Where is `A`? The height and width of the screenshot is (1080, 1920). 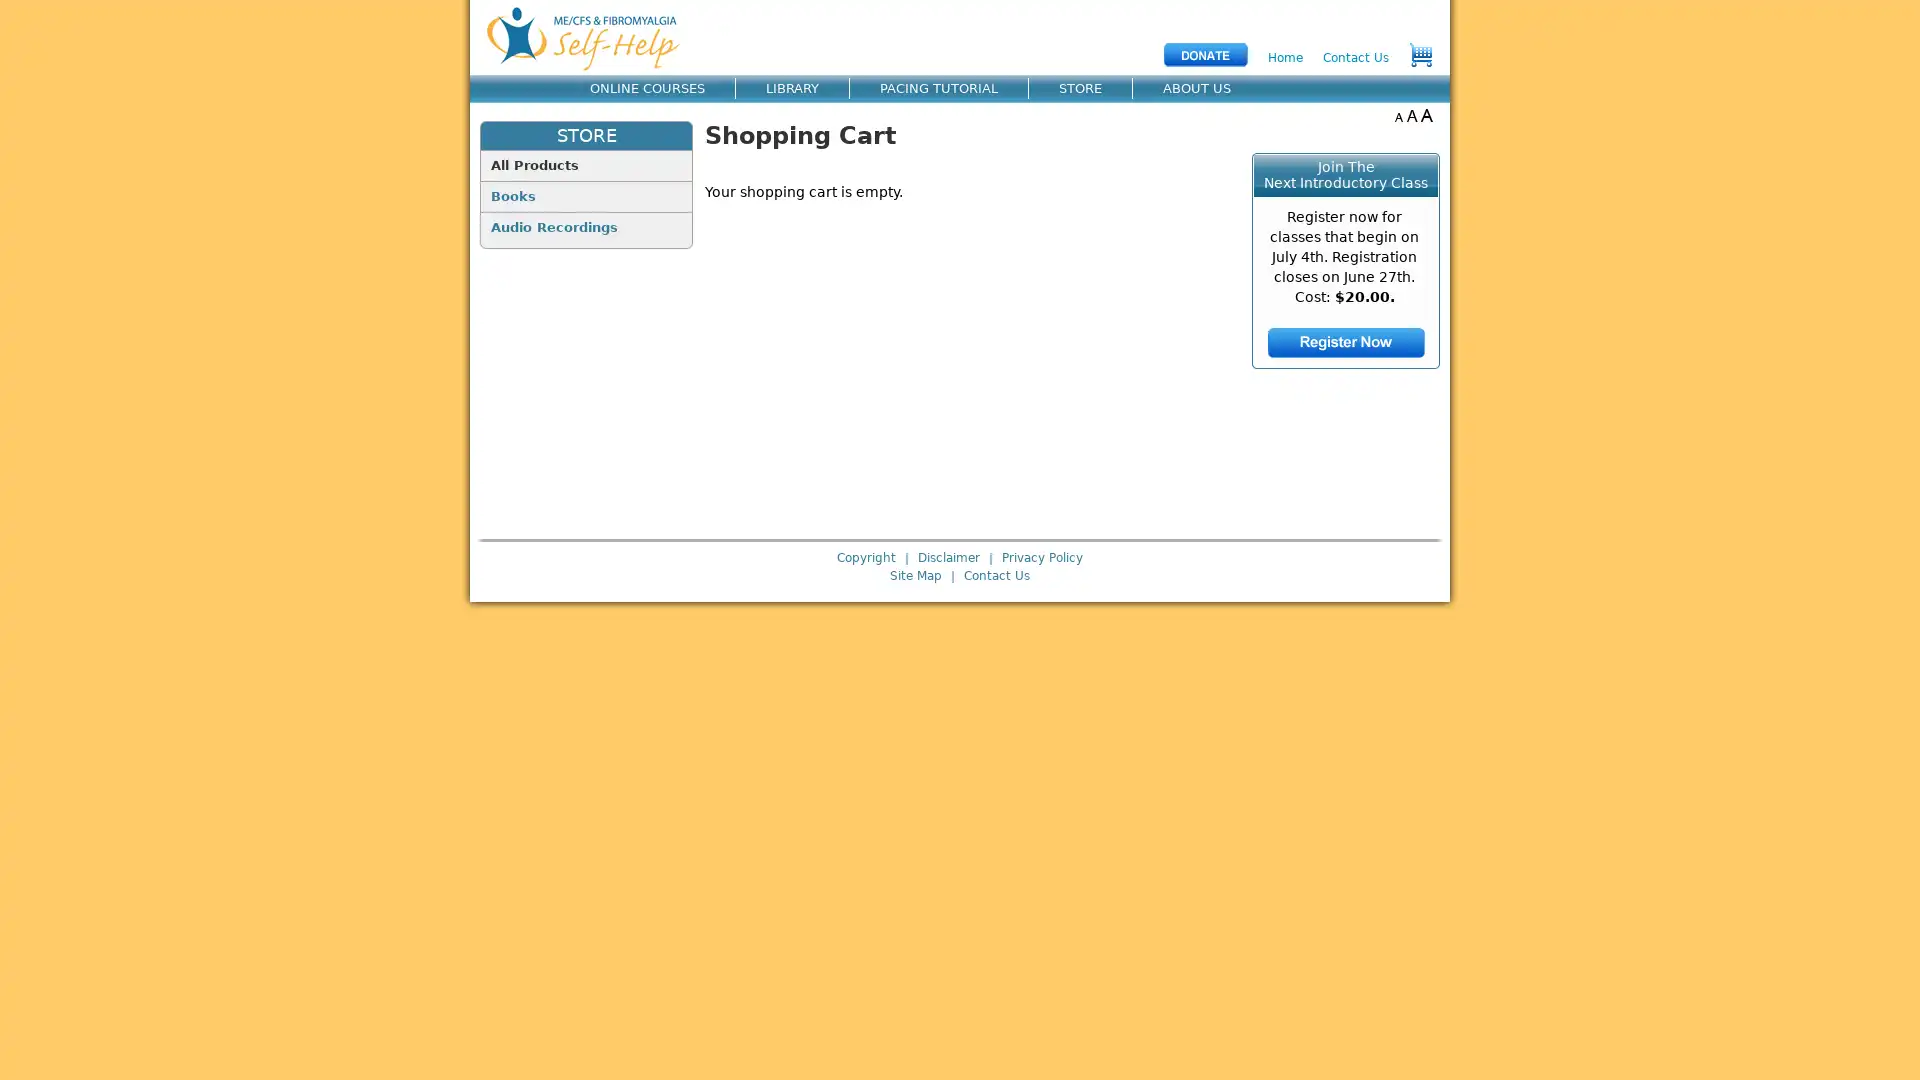 A is located at coordinates (1411, 115).